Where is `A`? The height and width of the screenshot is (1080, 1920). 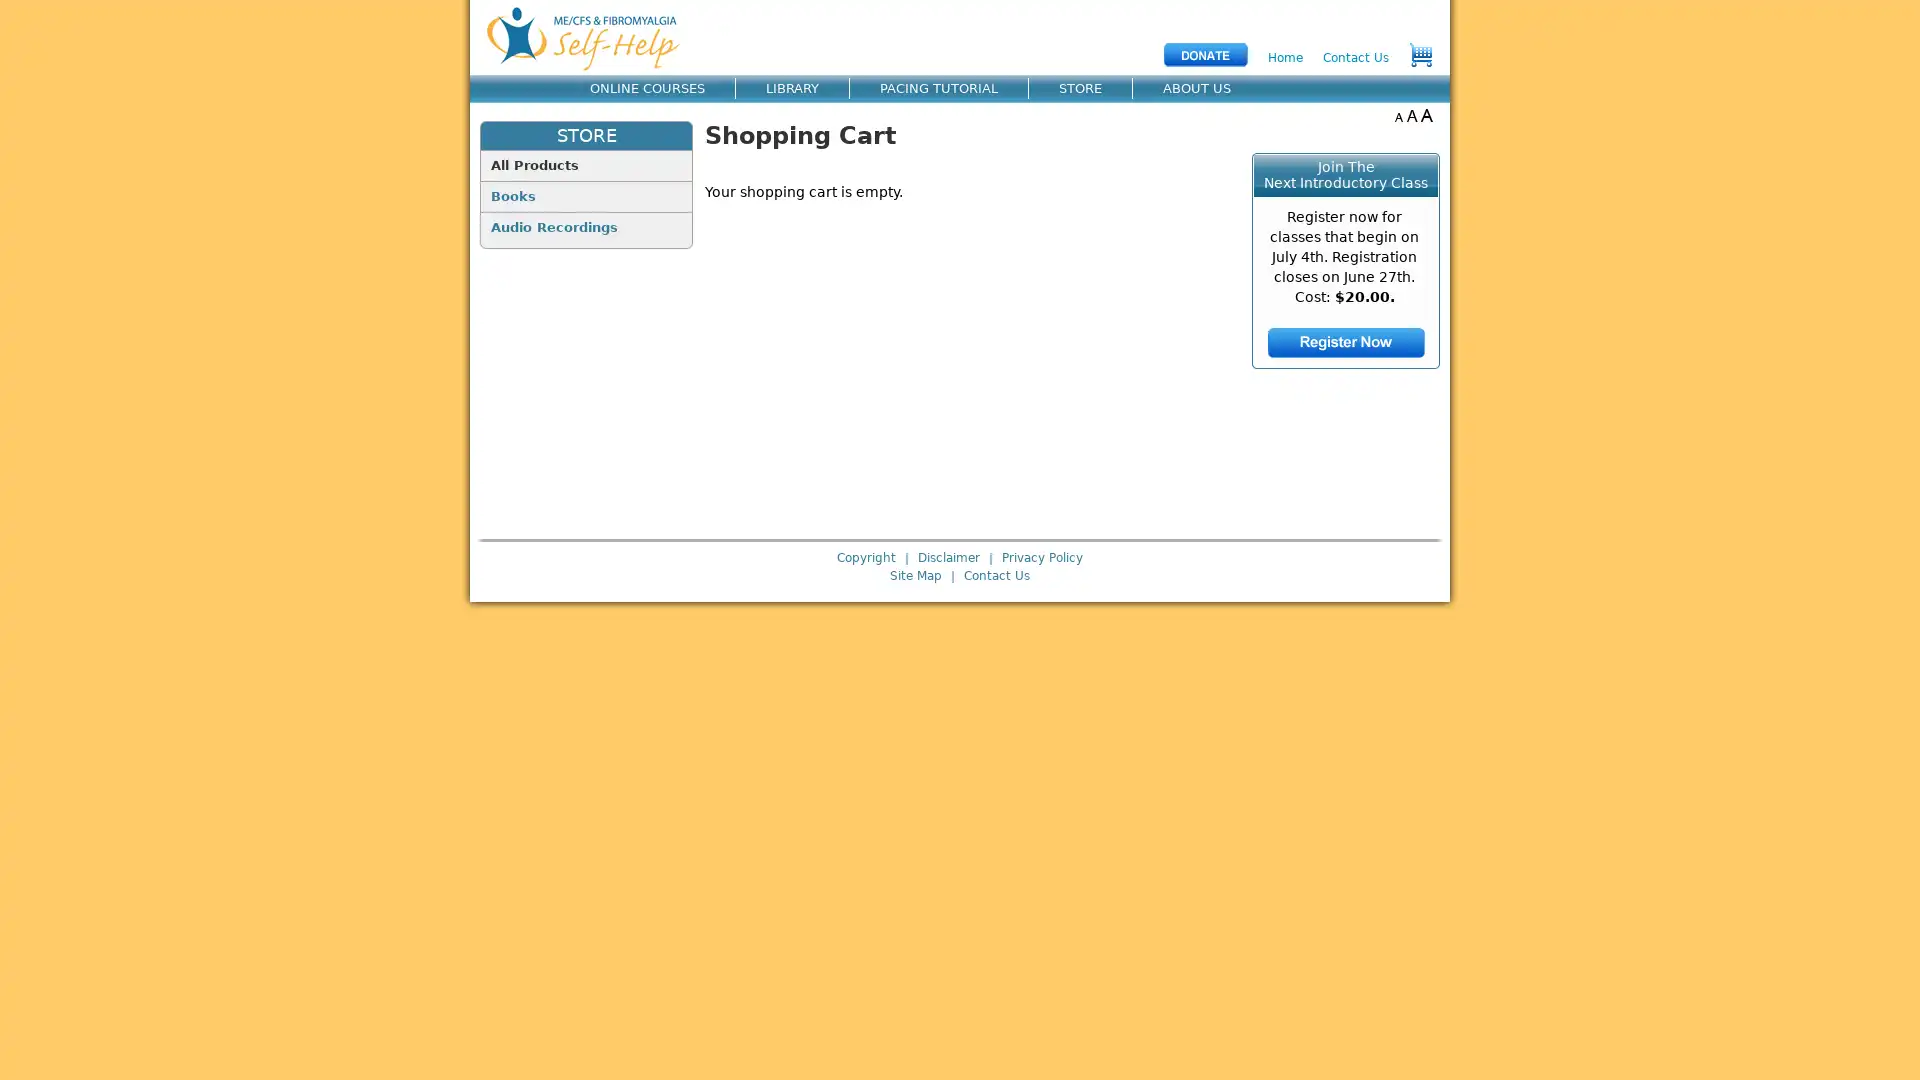 A is located at coordinates (1411, 115).